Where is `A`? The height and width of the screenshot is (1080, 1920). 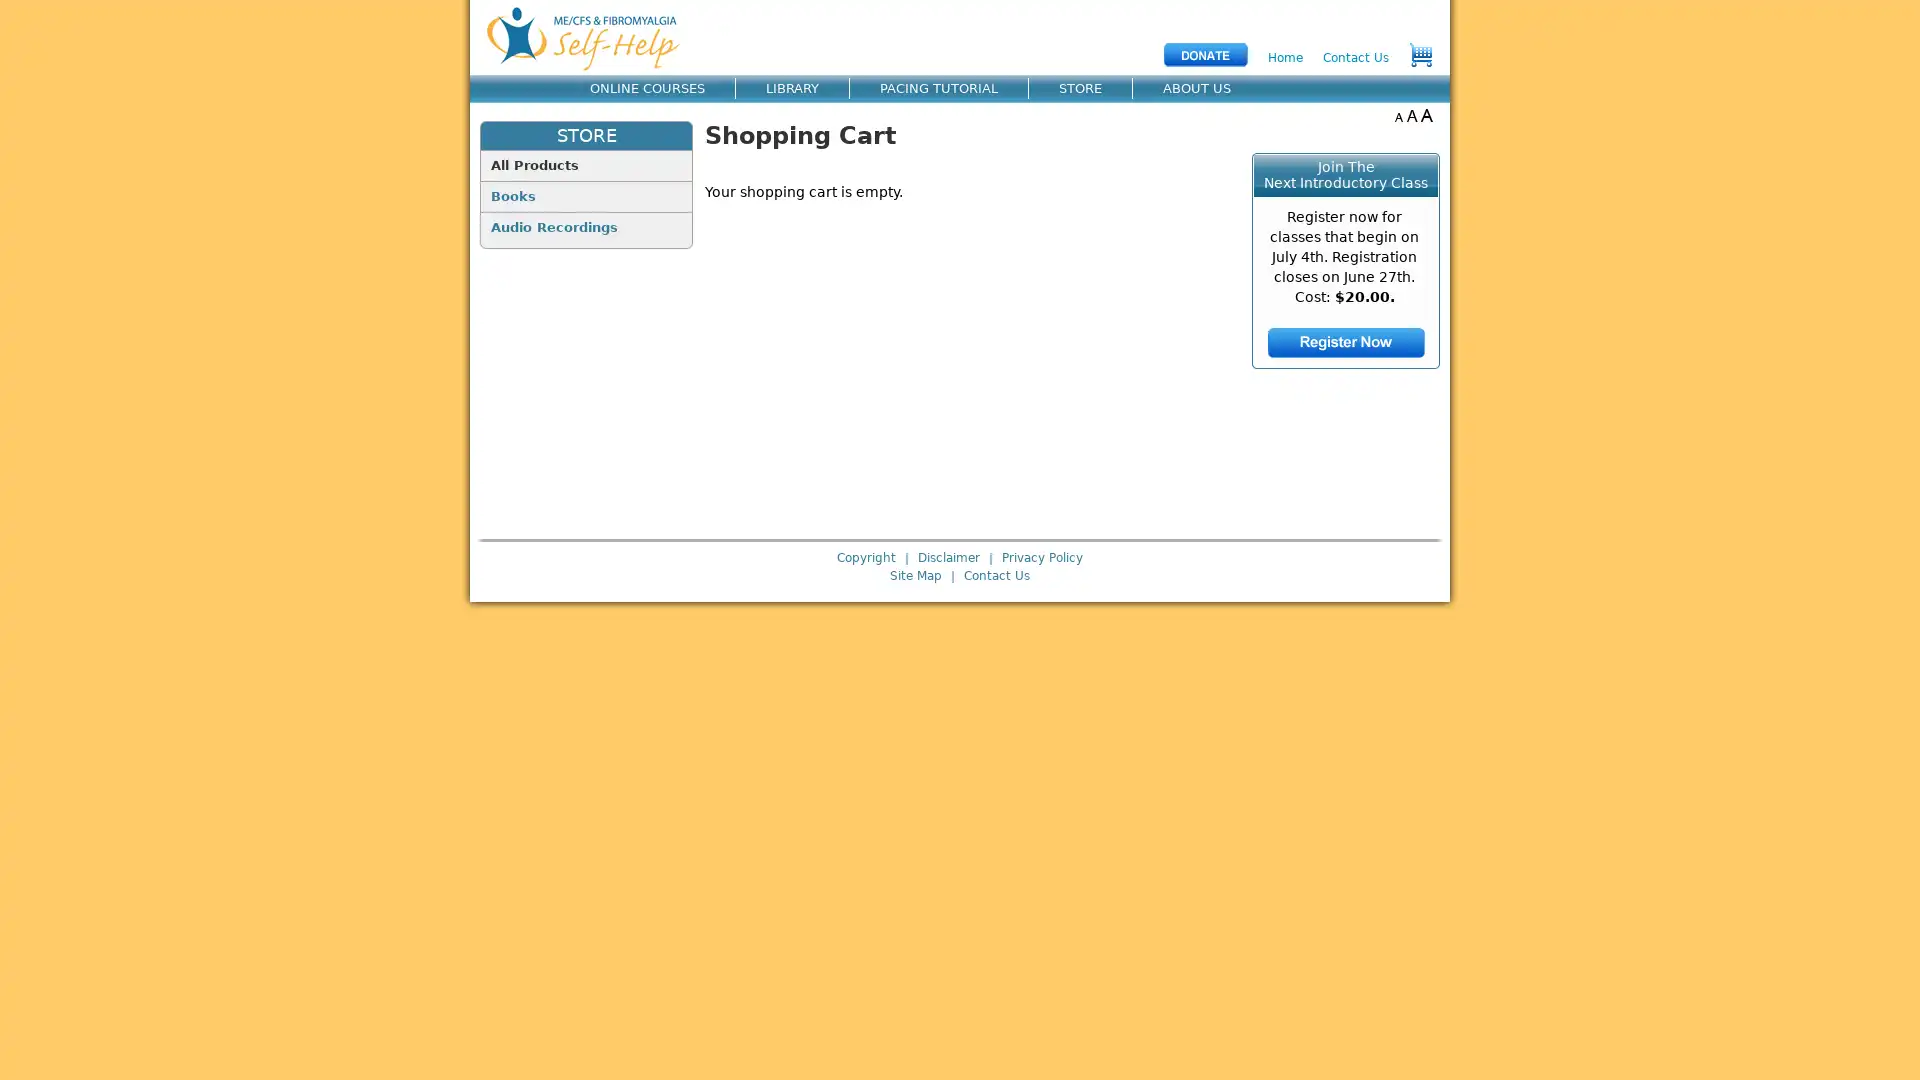 A is located at coordinates (1411, 115).